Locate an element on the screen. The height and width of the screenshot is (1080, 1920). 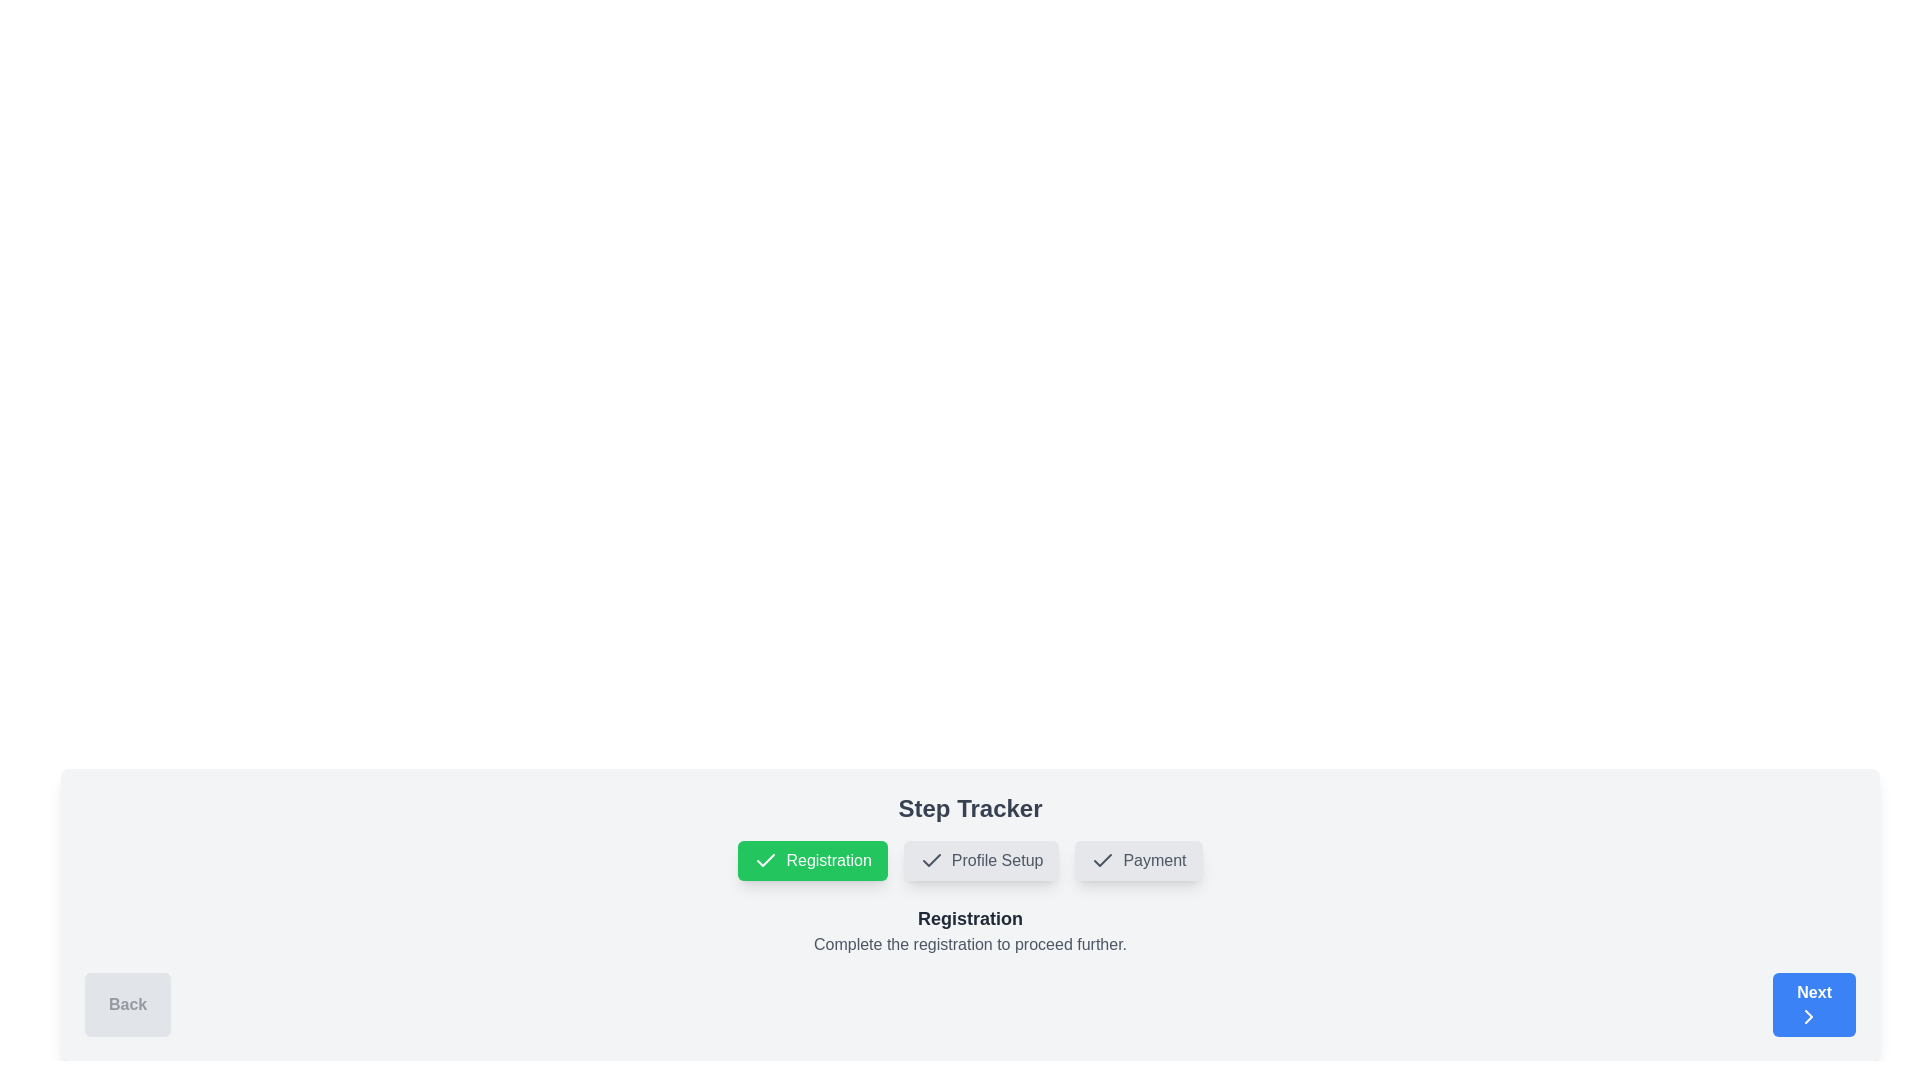
the icon indicating the 'Payment' phase is complete, which is positioned to the left of the text 'Payment' is located at coordinates (1102, 859).